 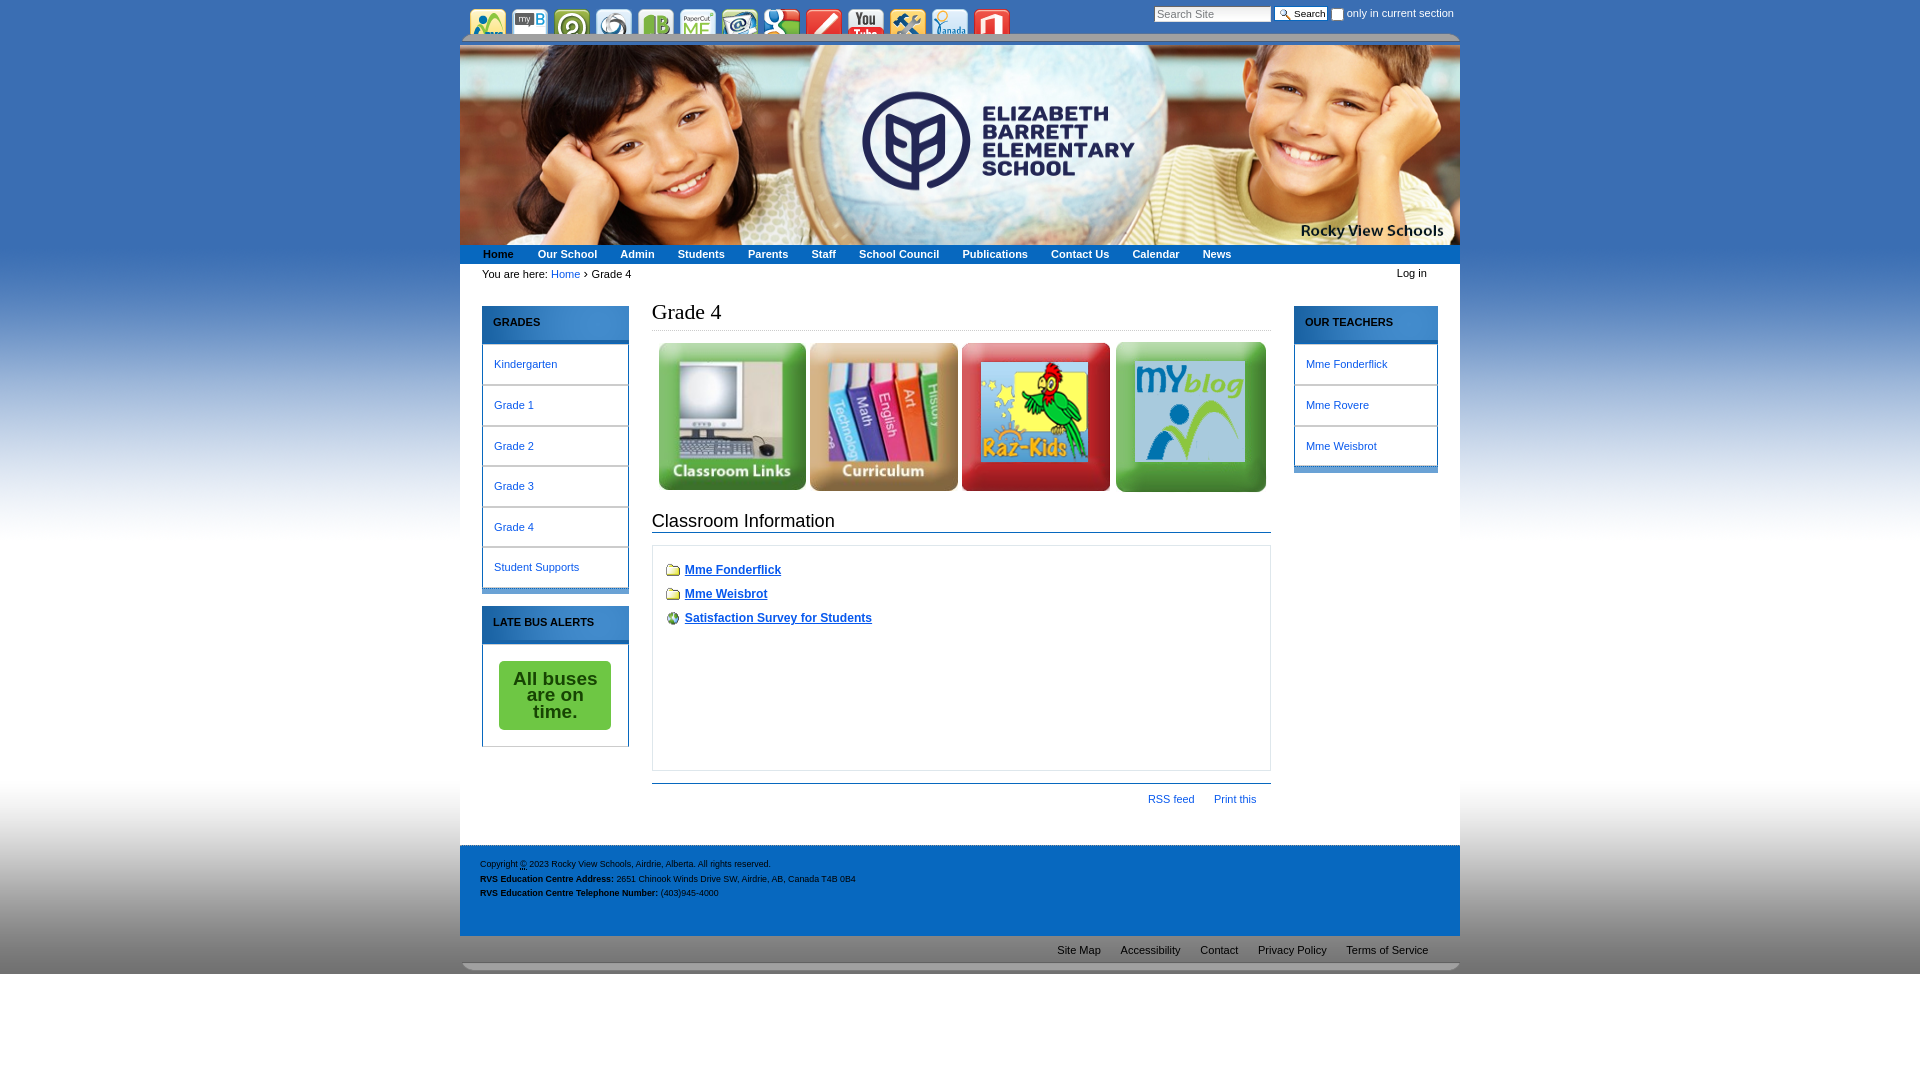 What do you see at coordinates (1152, 253) in the screenshot?
I see `'Calendar'` at bounding box center [1152, 253].